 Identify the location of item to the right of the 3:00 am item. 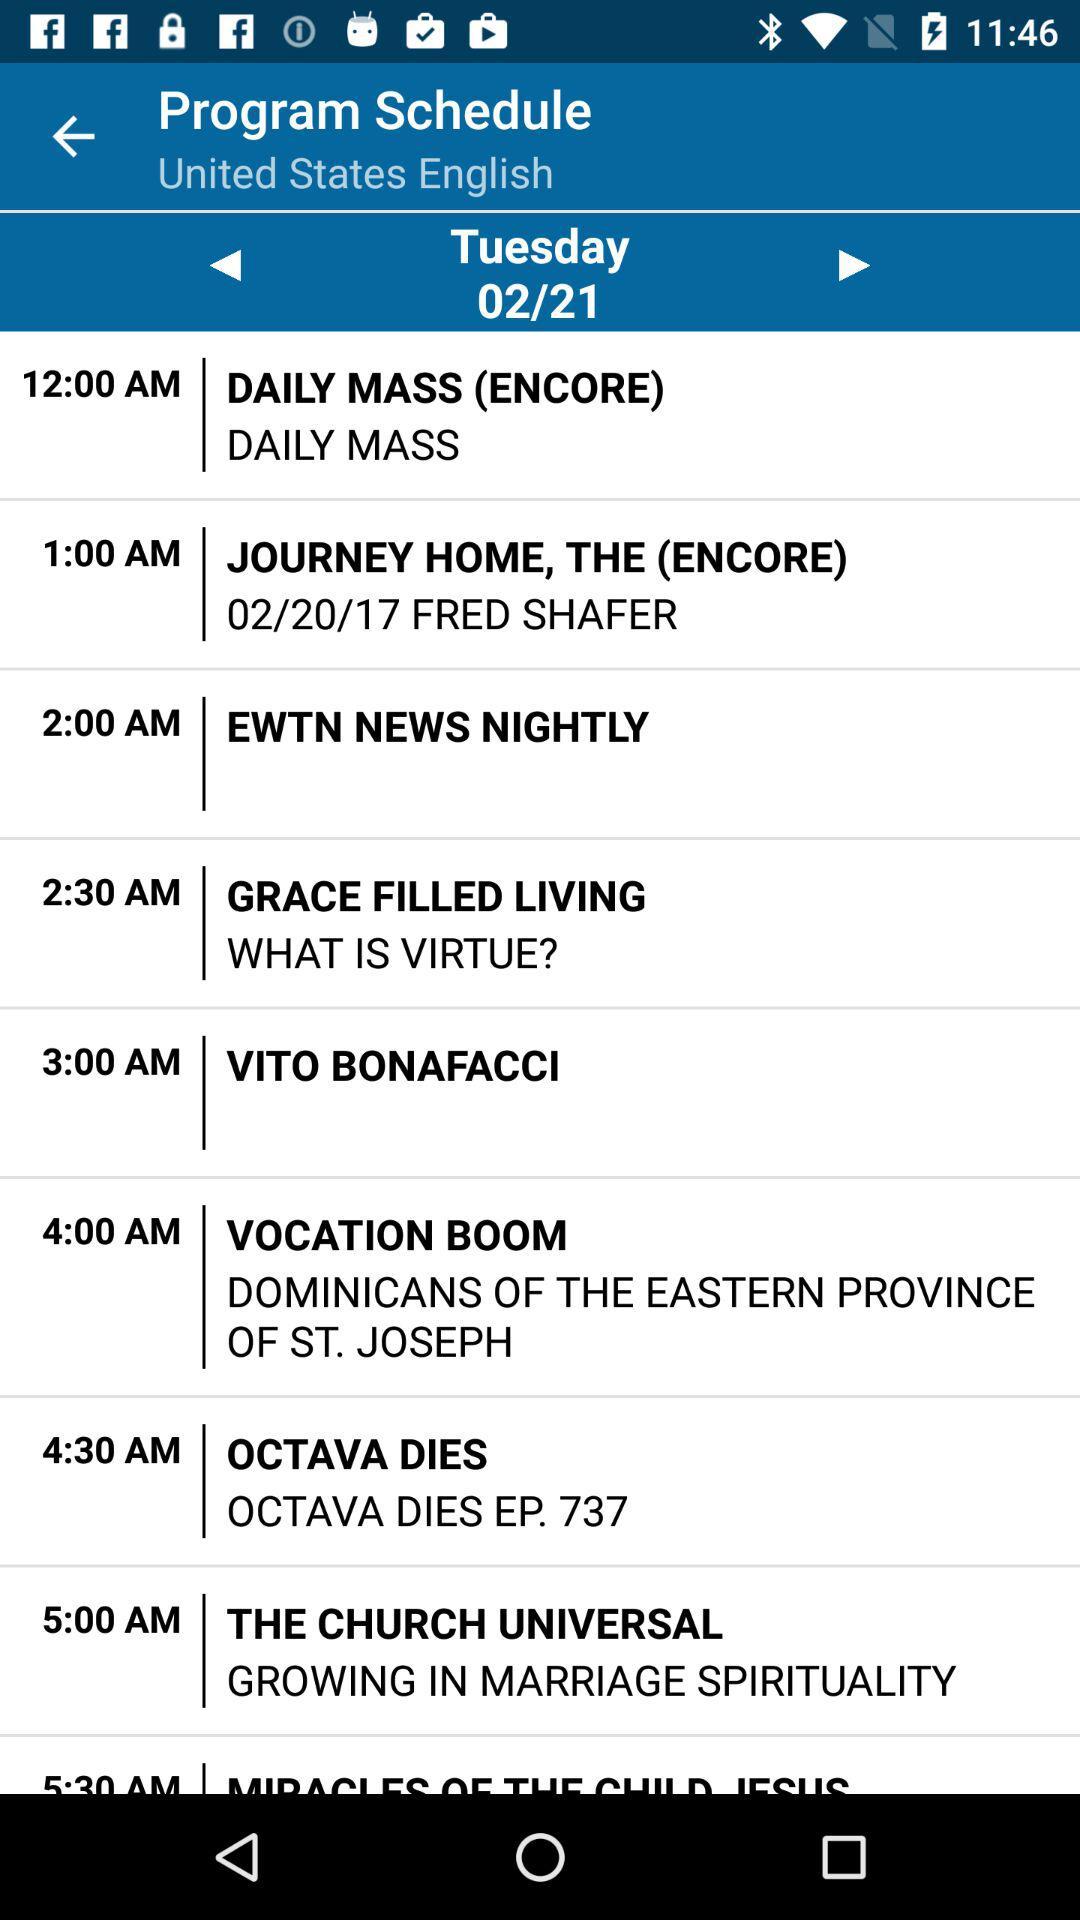
(204, 1091).